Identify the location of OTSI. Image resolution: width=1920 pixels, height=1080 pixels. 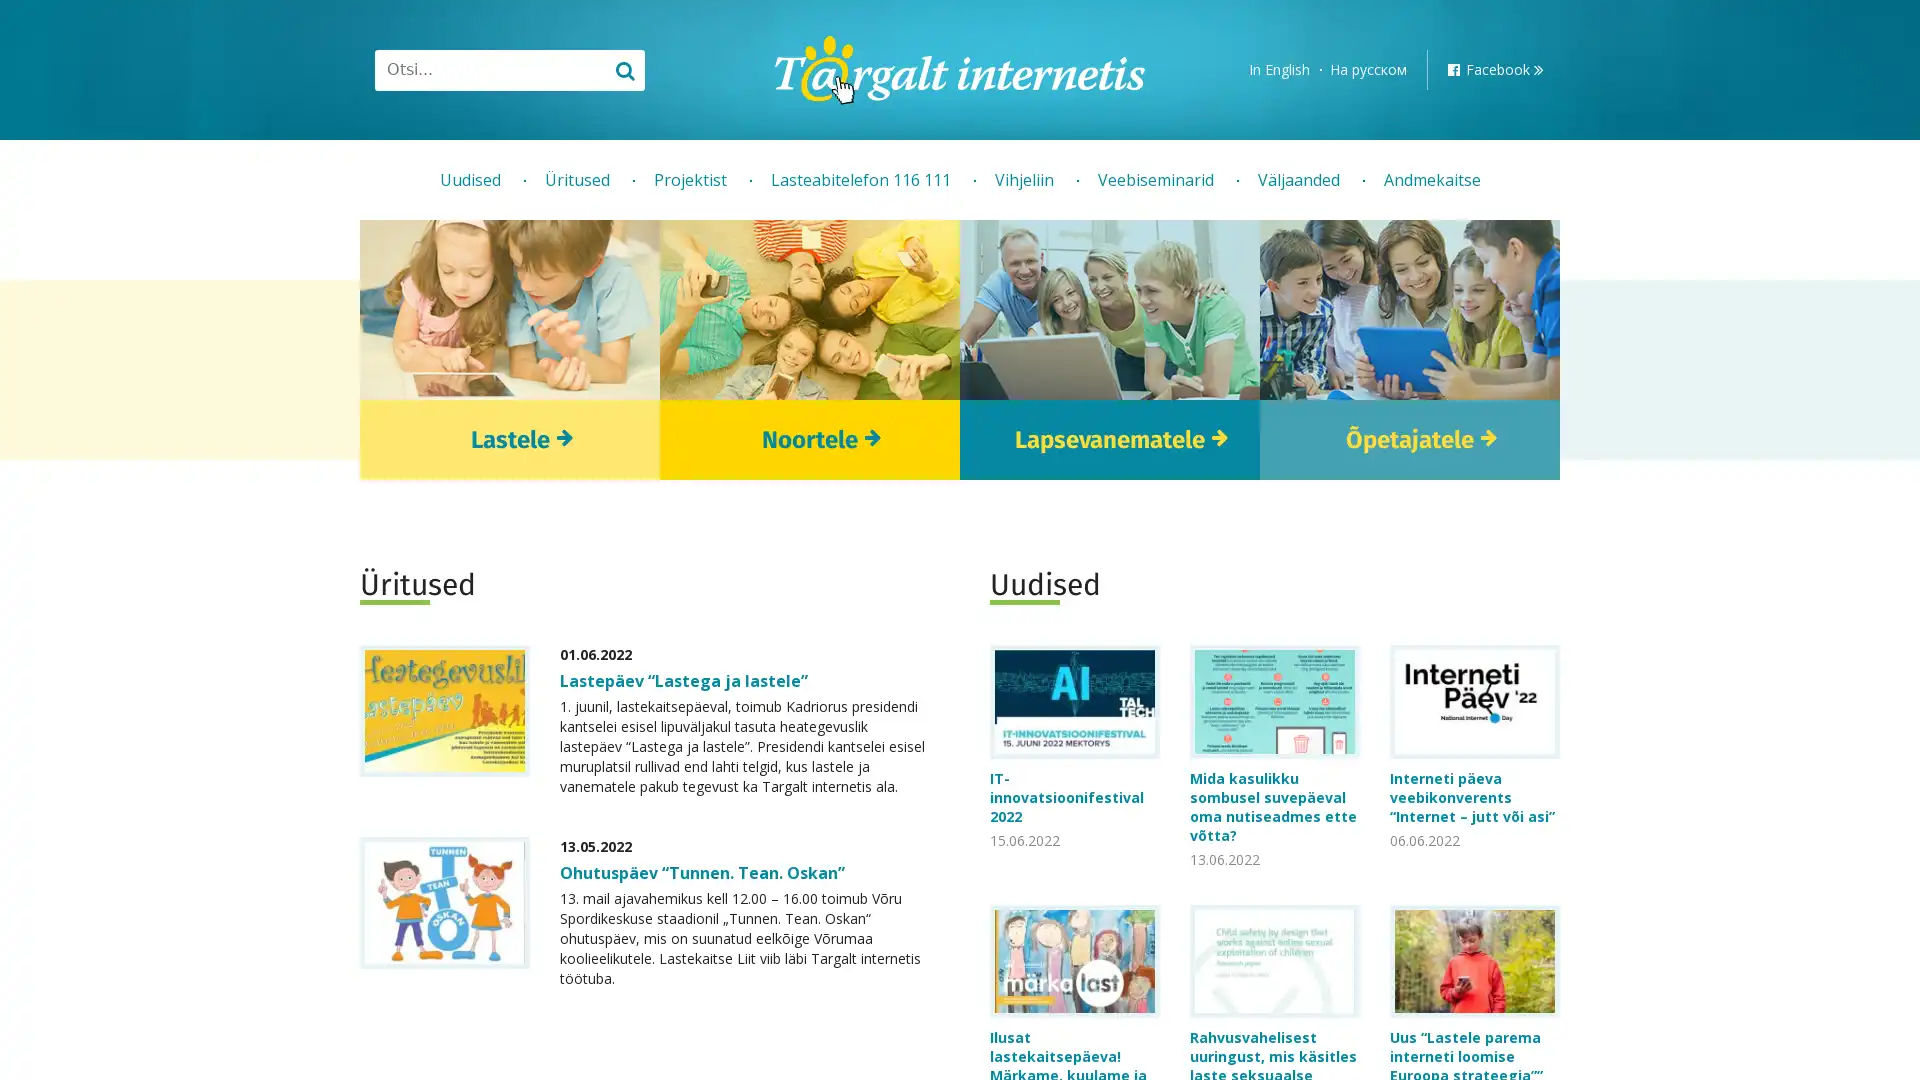
(623, 68).